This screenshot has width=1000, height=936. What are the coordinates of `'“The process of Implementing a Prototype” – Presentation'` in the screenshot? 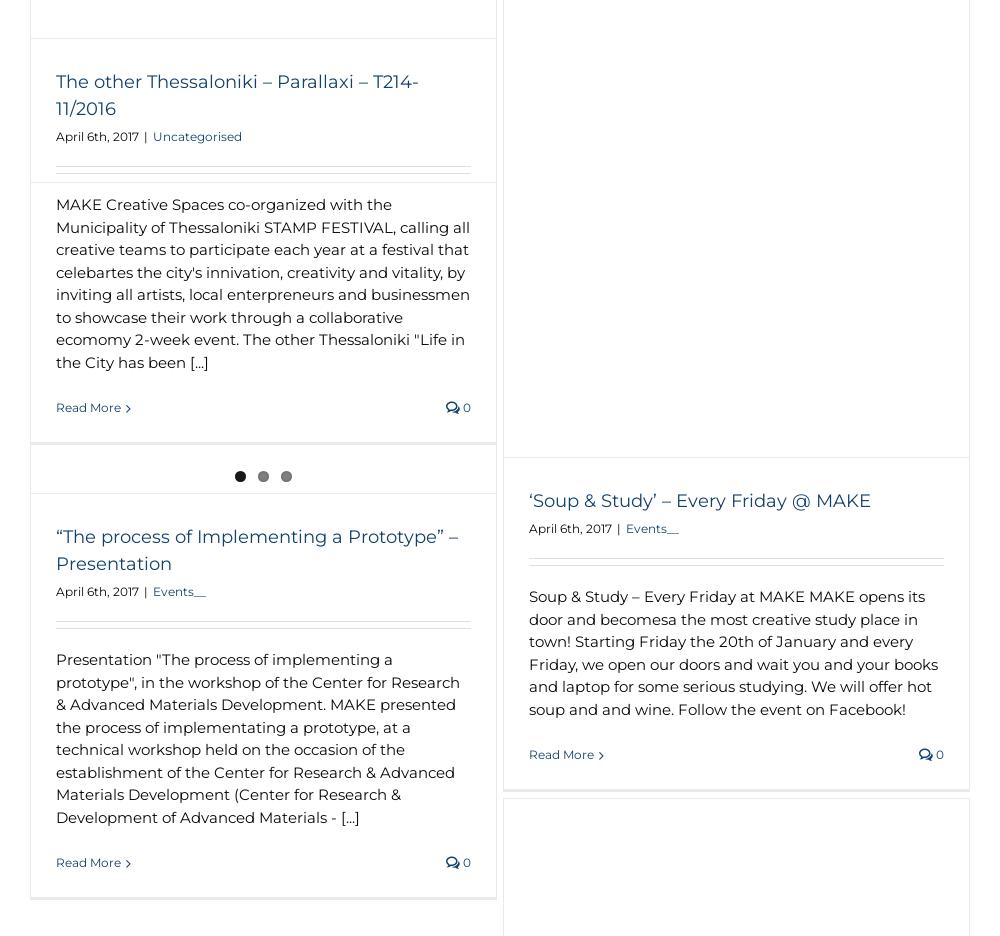 It's located at (56, 549).